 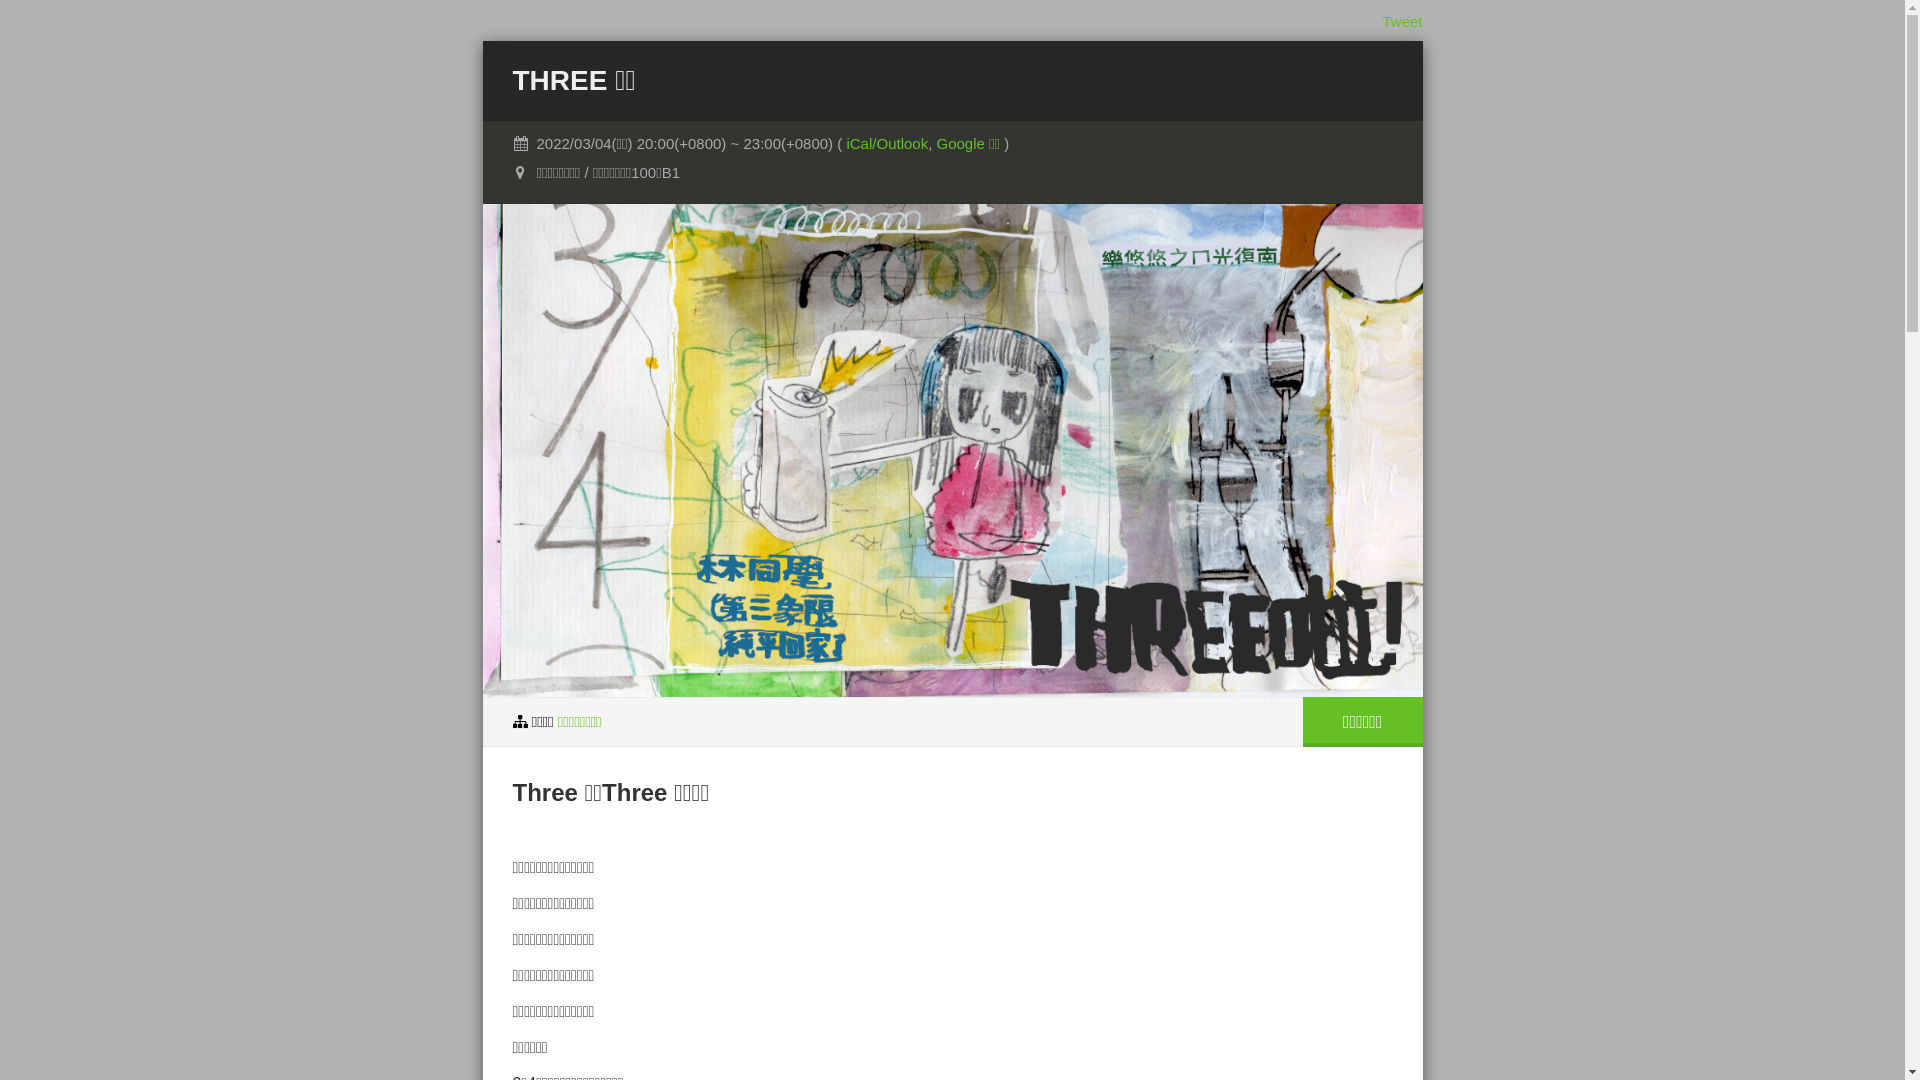 What do you see at coordinates (886, 142) in the screenshot?
I see `'iCal/Outlook'` at bounding box center [886, 142].